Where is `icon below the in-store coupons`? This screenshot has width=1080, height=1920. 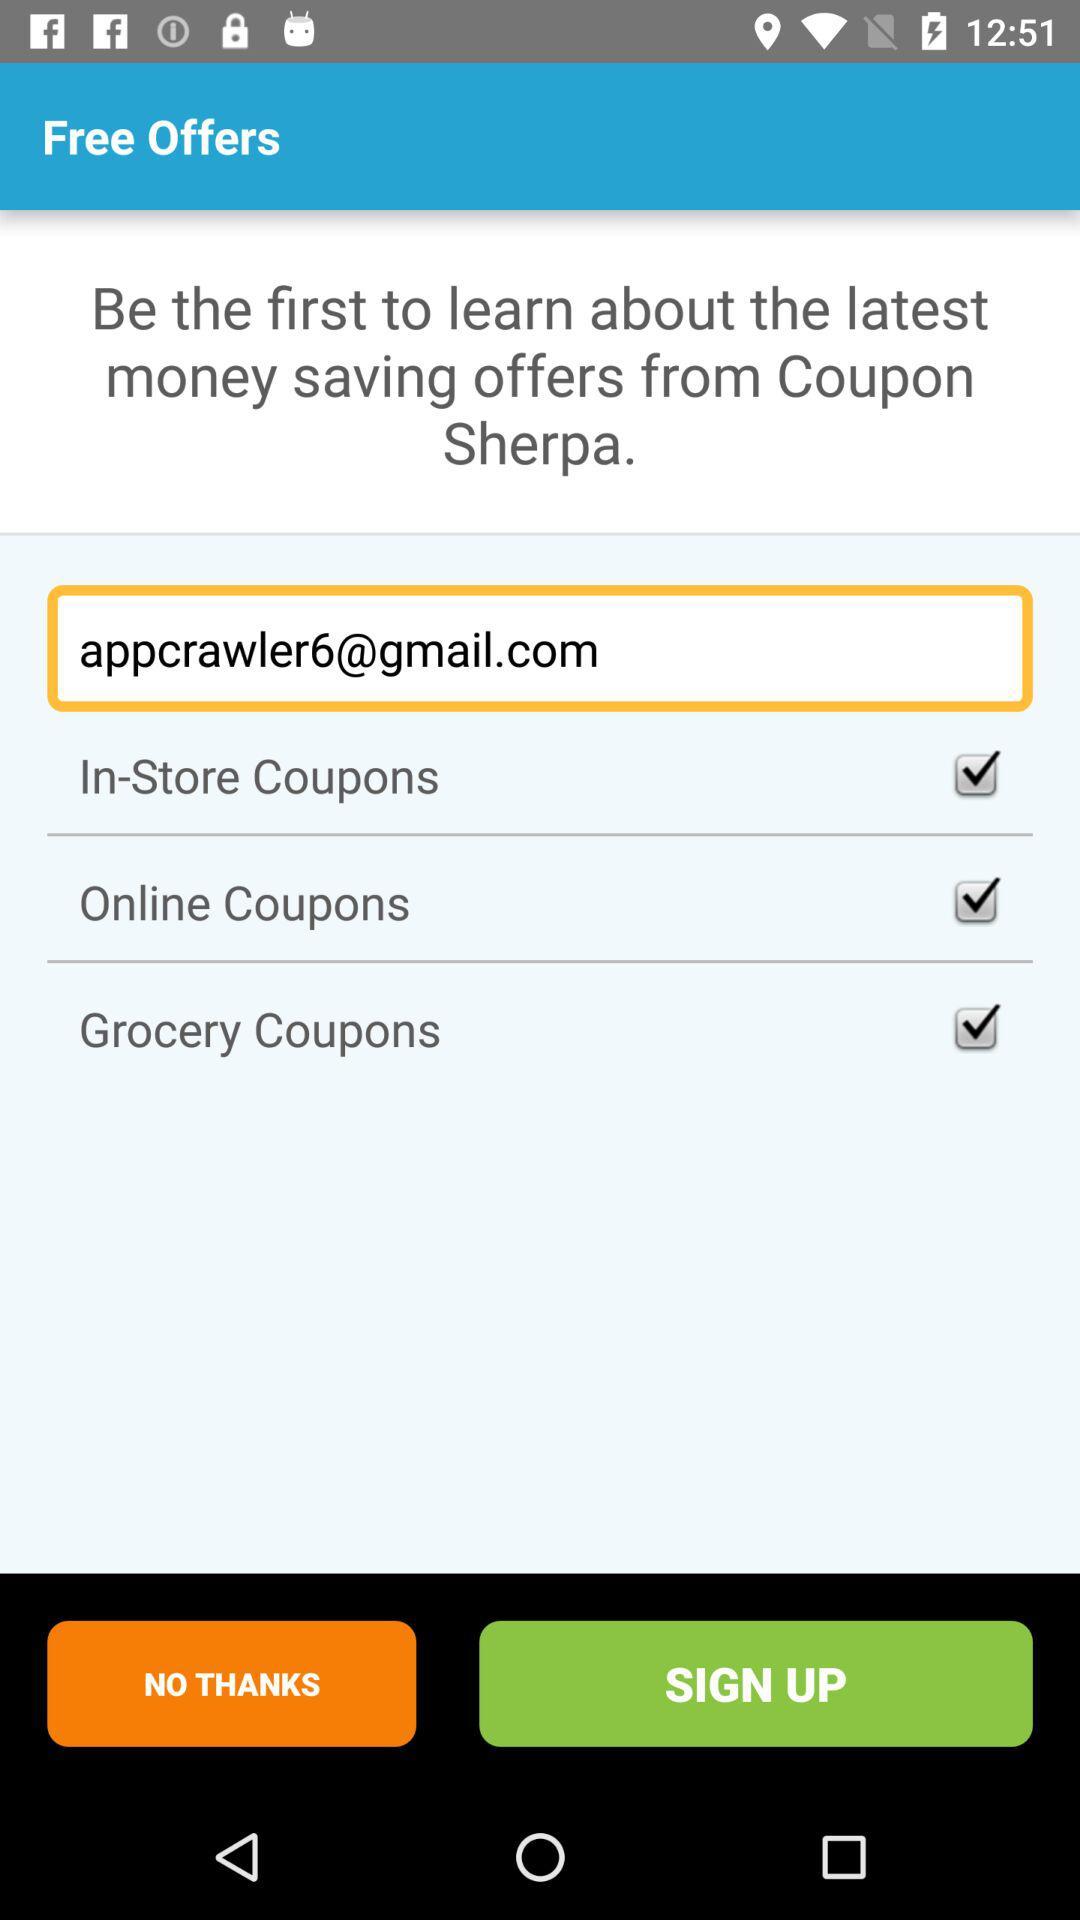 icon below the in-store coupons is located at coordinates (540, 900).